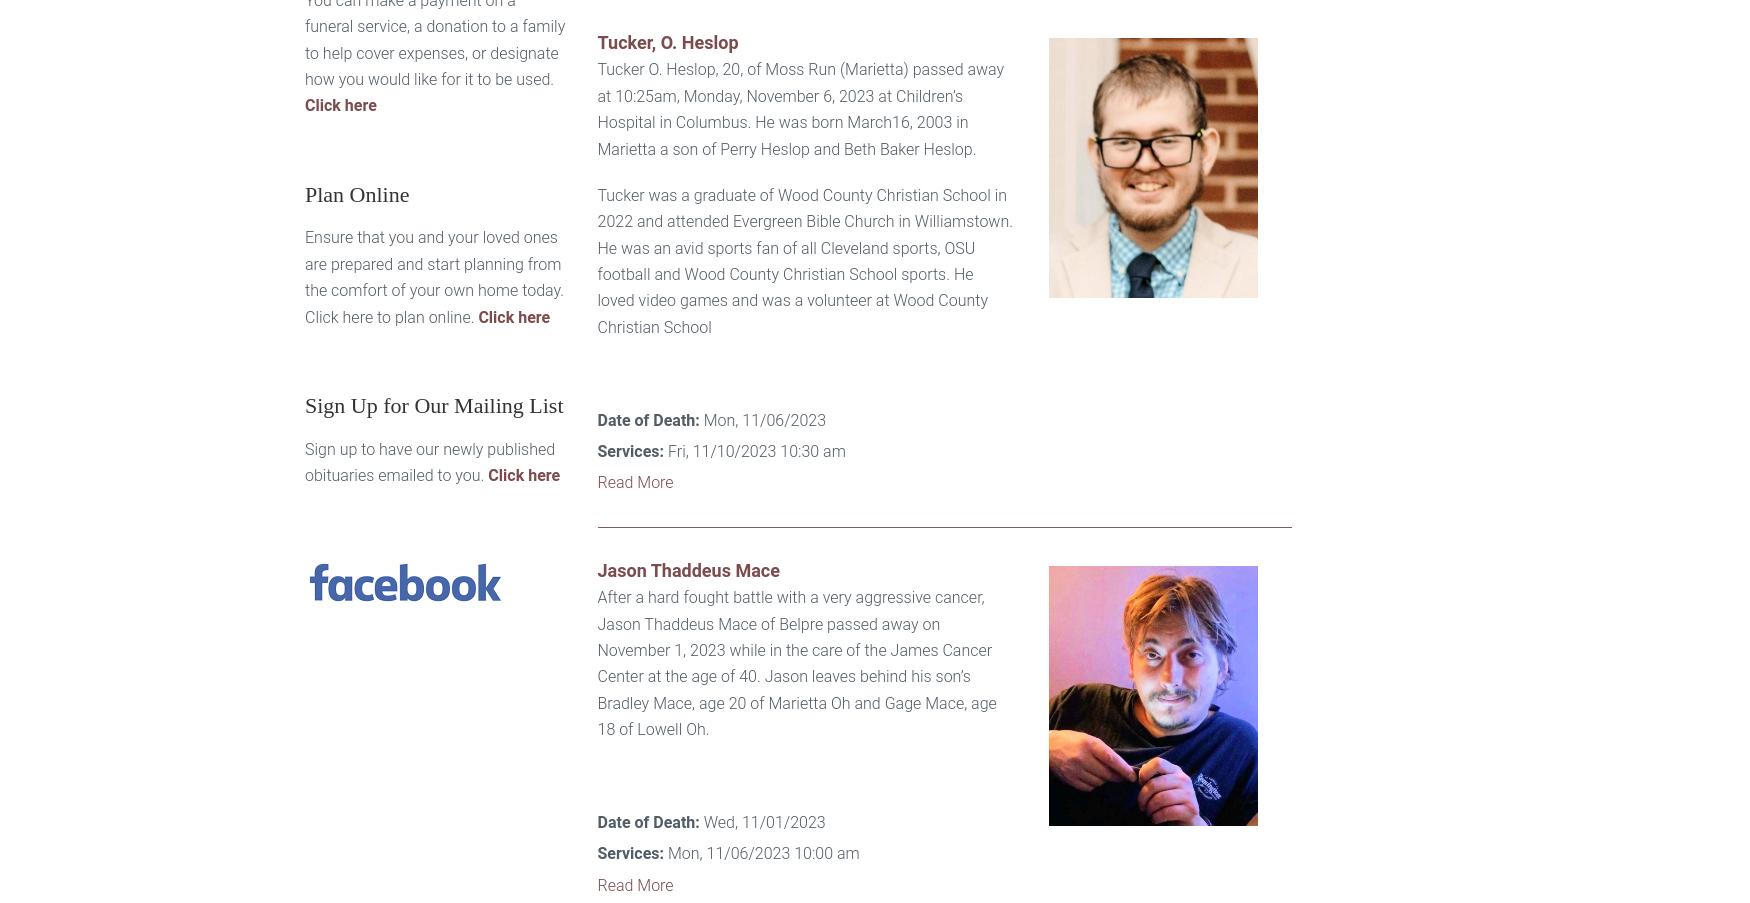  I want to click on 'Fri, 11/10/2023 10:30 am', so click(753, 450).